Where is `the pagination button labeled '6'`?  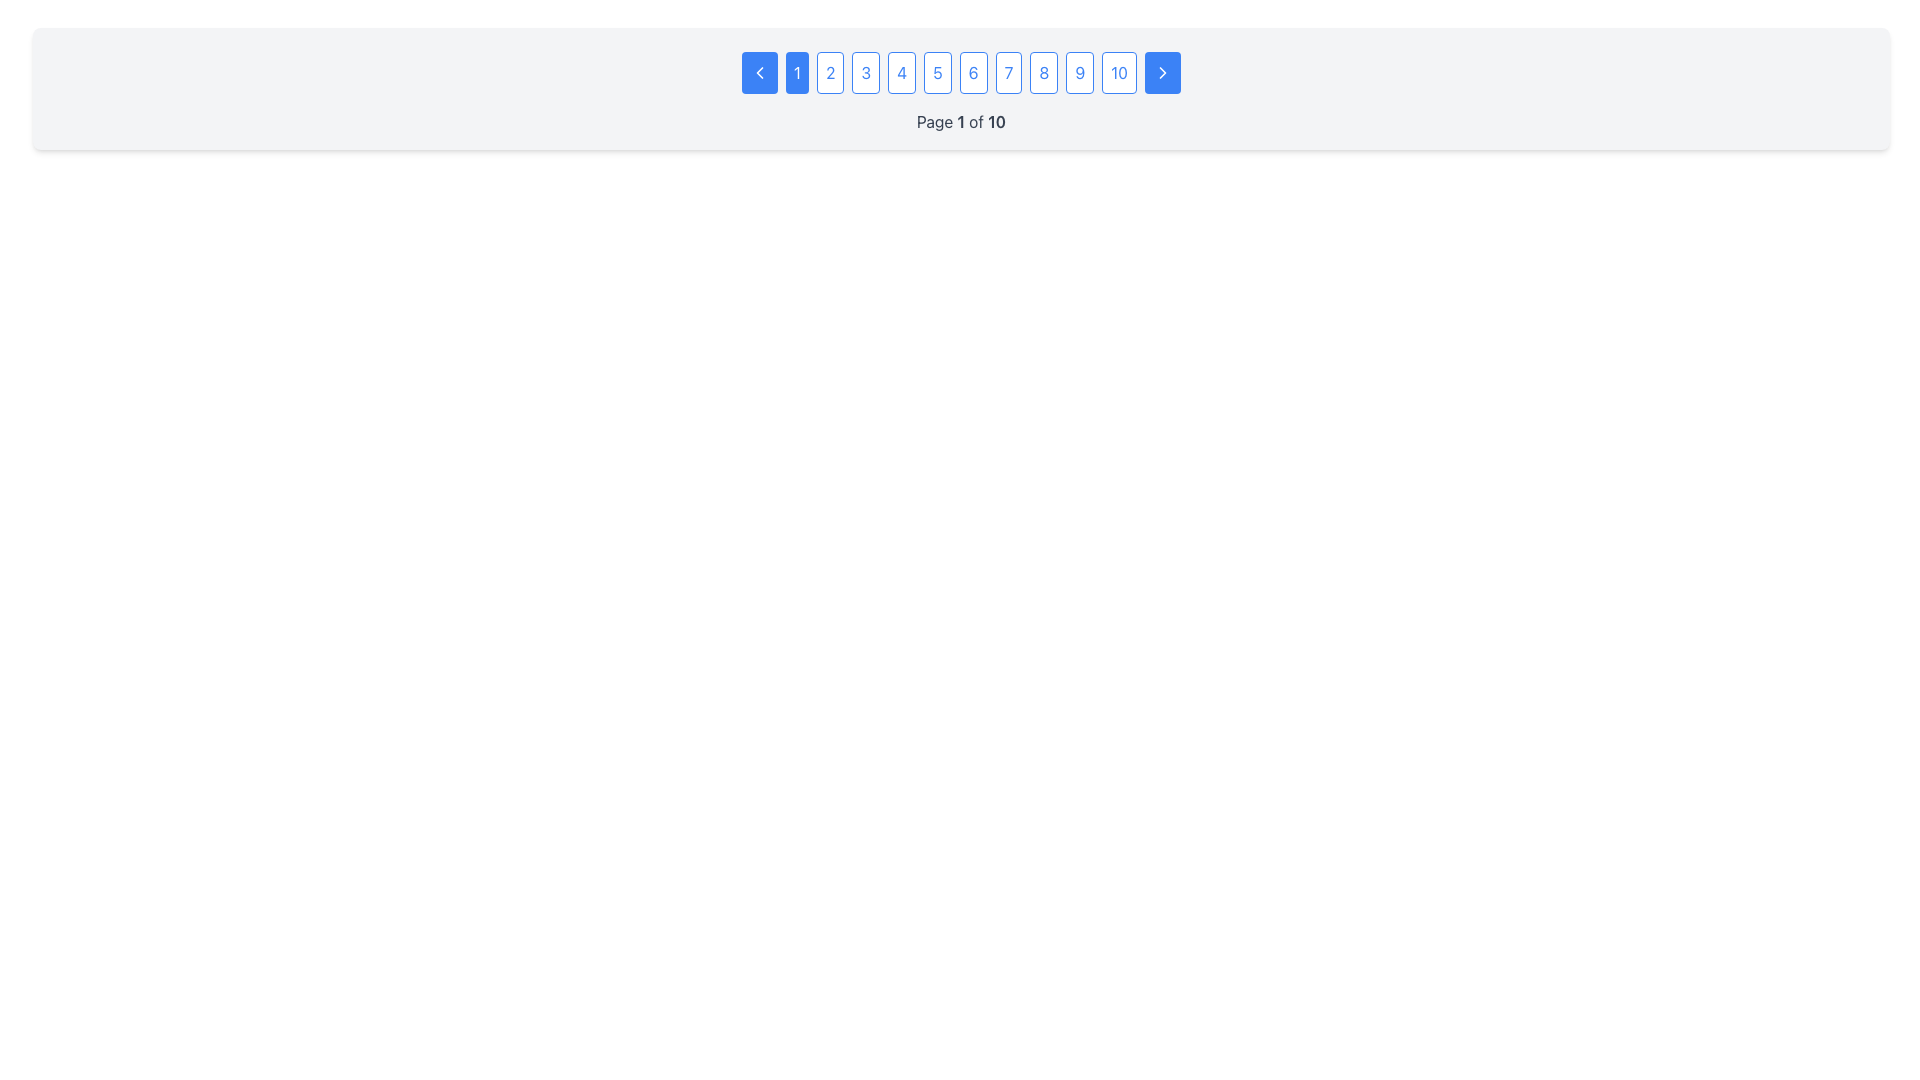
the pagination button labeled '6' is located at coordinates (973, 72).